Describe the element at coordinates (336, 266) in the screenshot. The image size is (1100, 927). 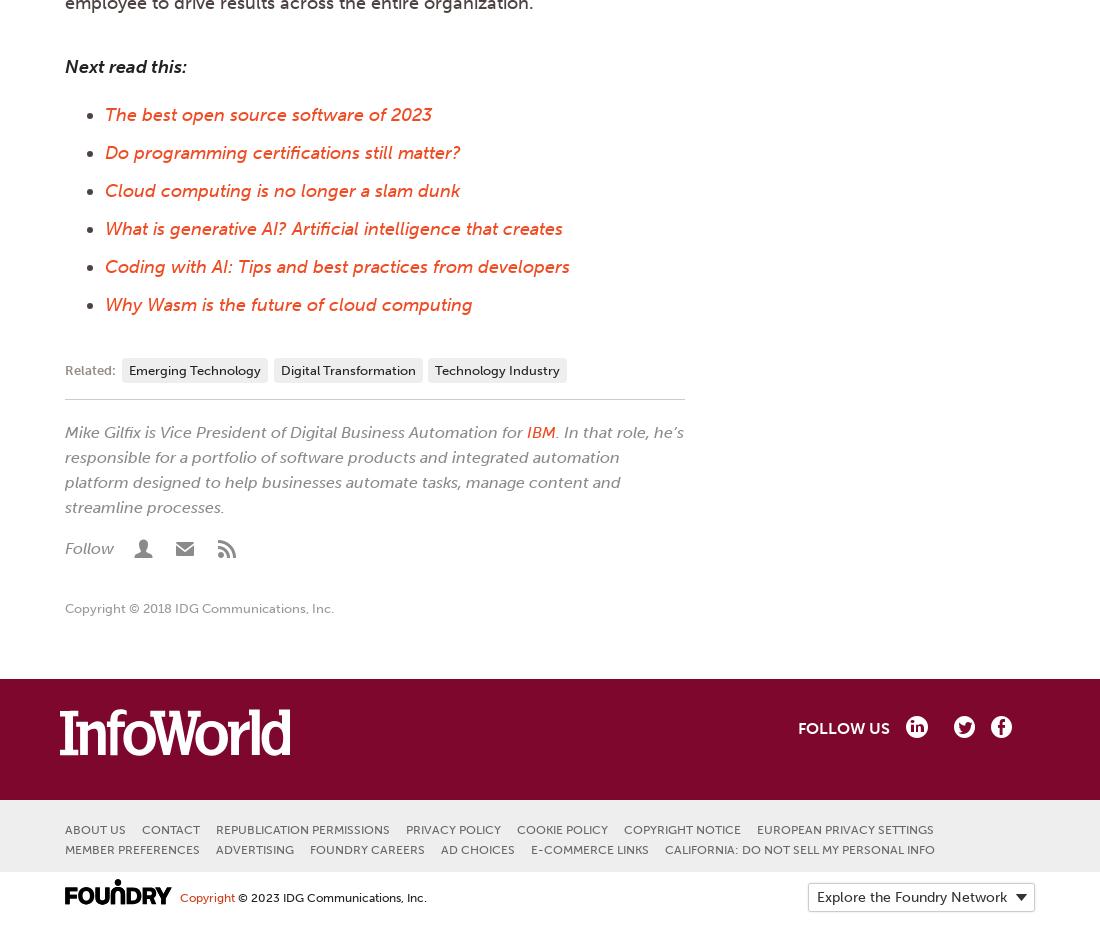
I see `'Coding with AI: Tips and best practices from developers'` at that location.